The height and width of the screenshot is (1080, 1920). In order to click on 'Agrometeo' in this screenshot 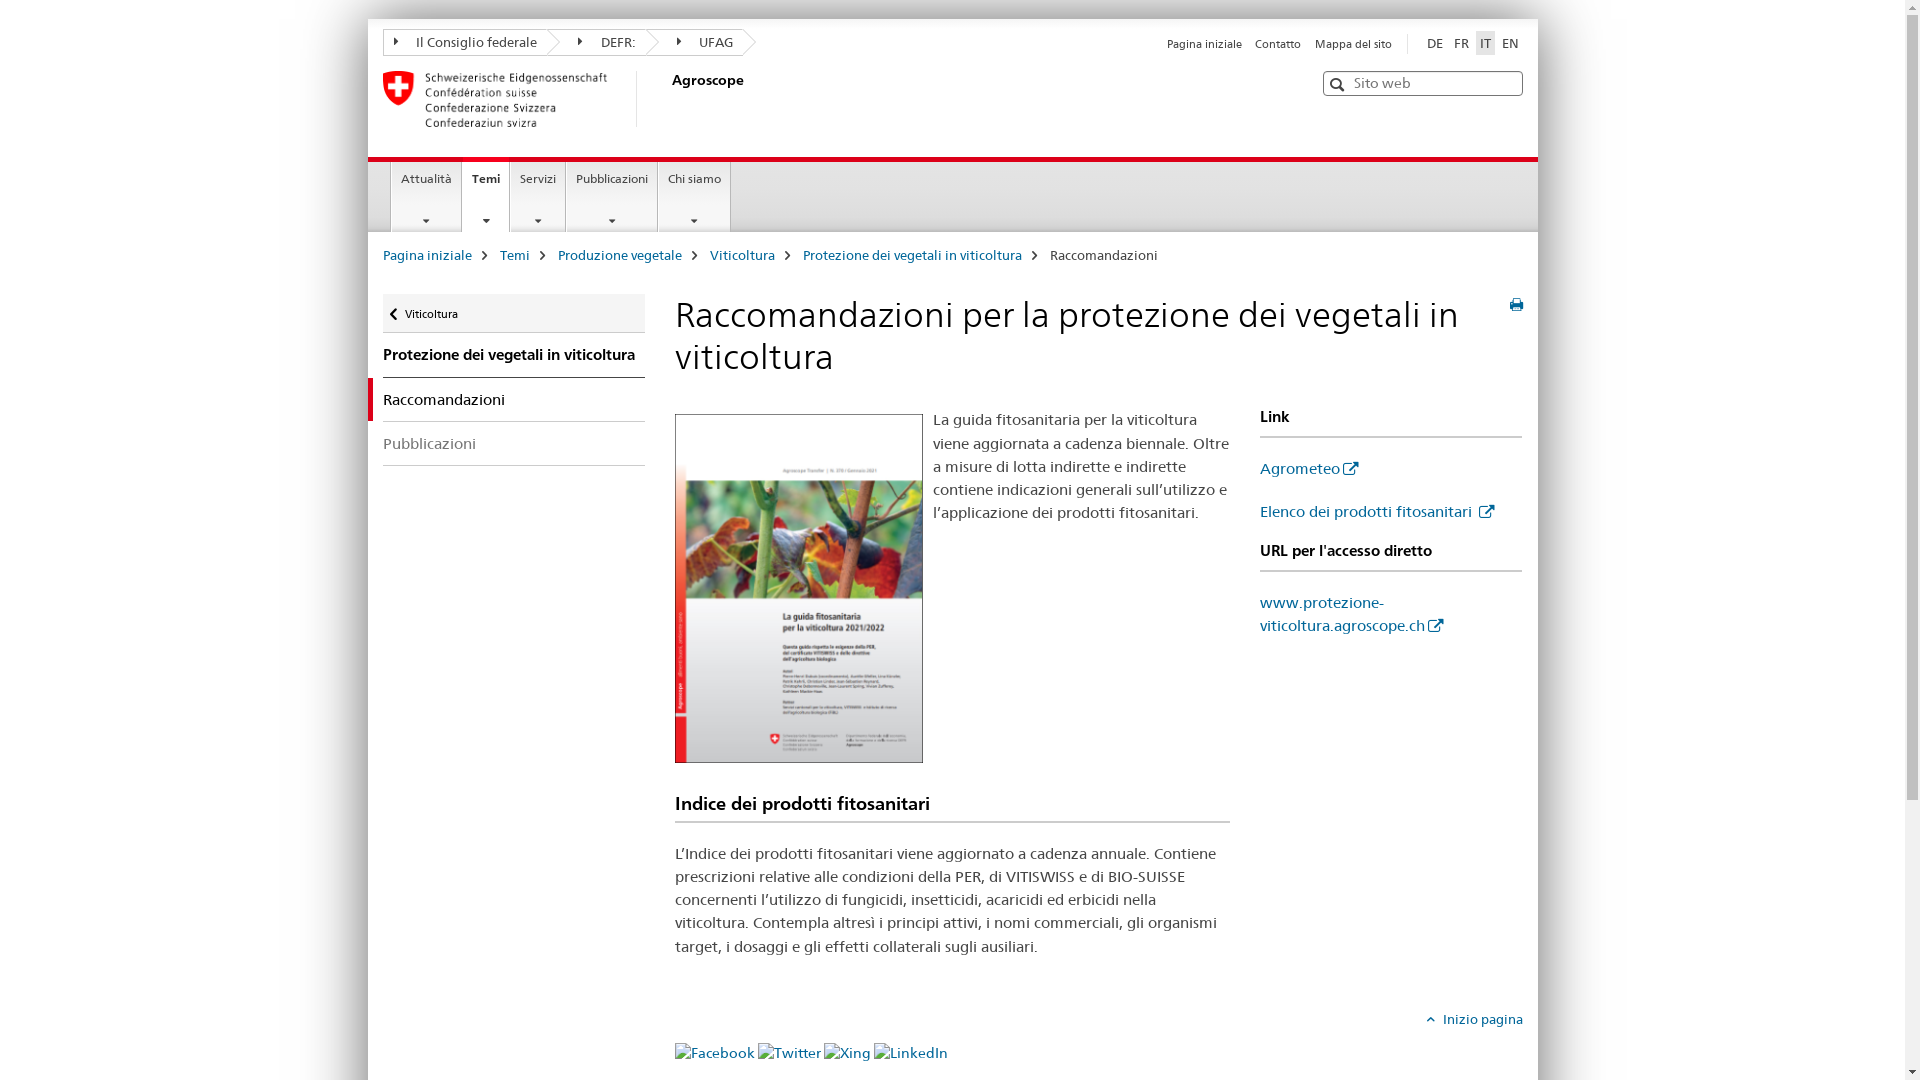, I will do `click(1309, 468)`.